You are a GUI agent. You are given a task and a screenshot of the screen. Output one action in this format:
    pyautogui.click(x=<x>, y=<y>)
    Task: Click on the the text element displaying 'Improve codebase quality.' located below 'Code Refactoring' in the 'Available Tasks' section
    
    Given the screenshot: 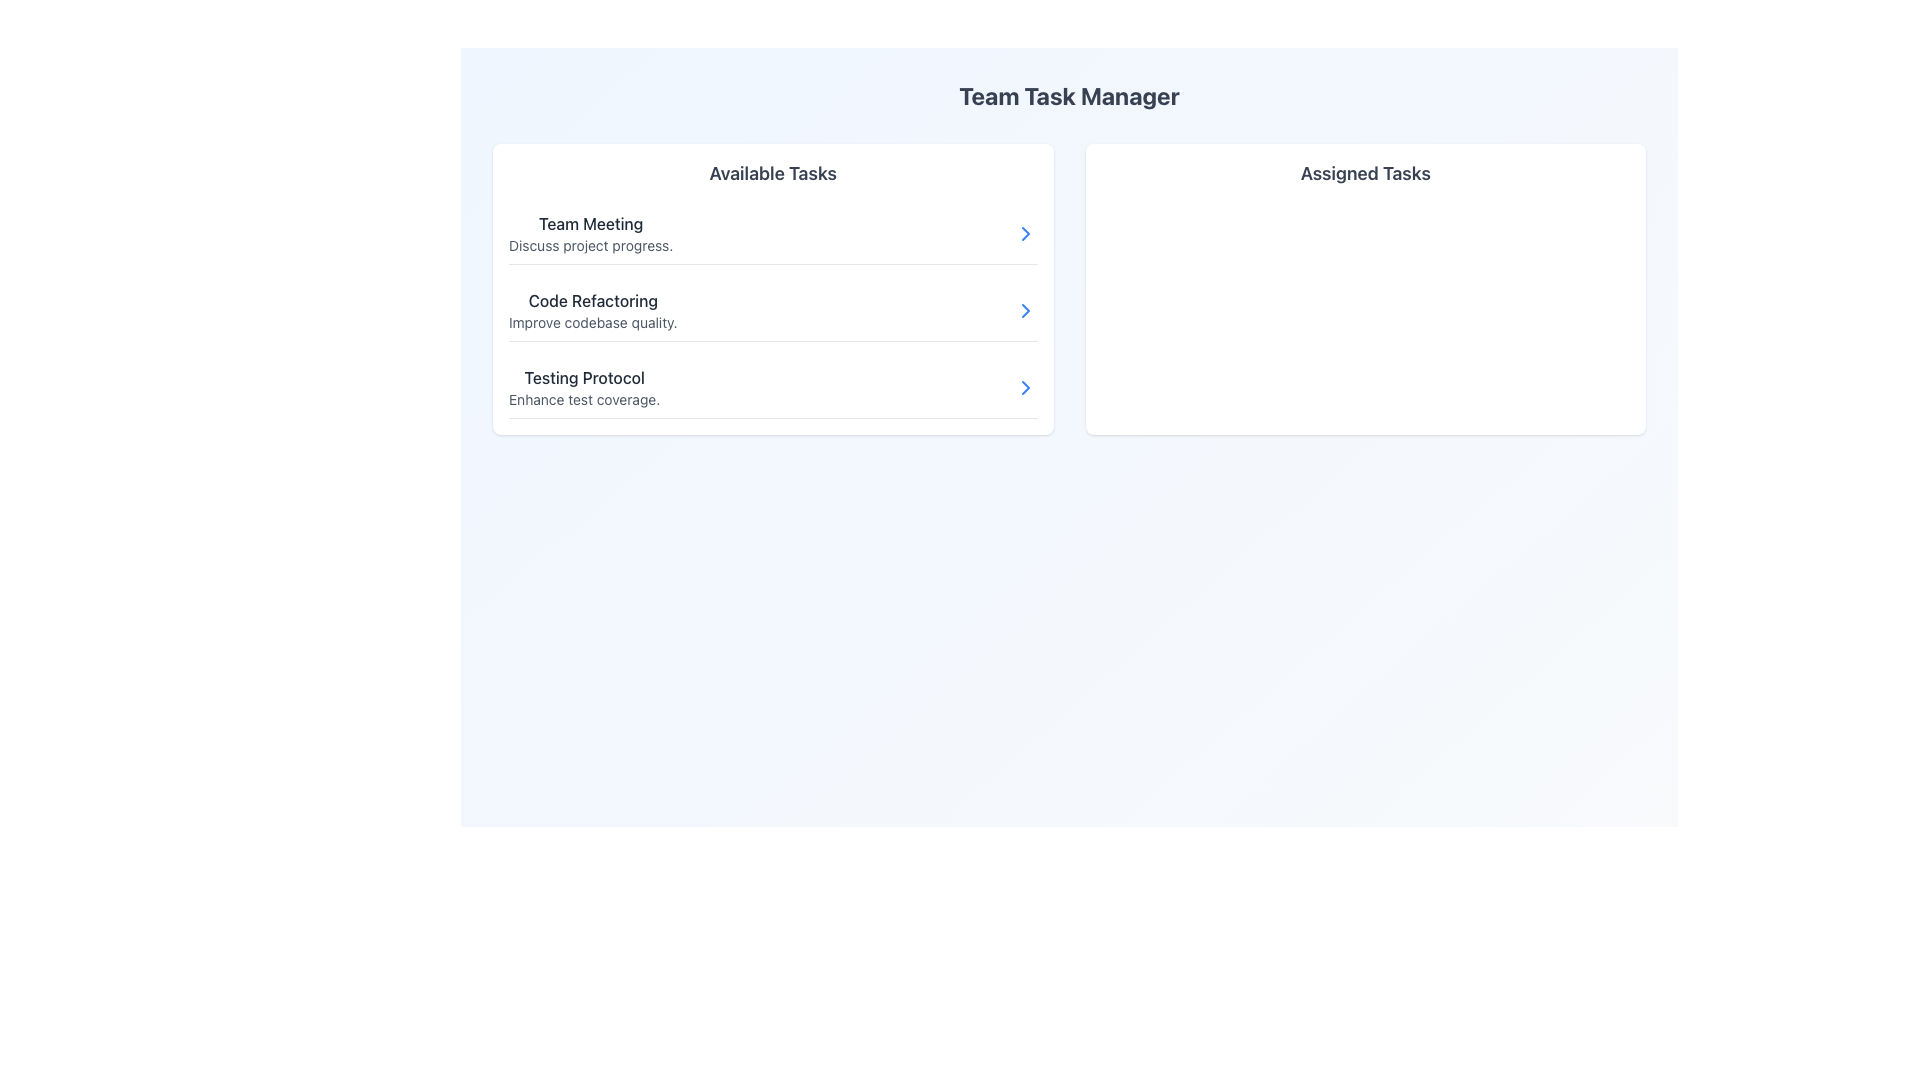 What is the action you would take?
    pyautogui.click(x=592, y=322)
    